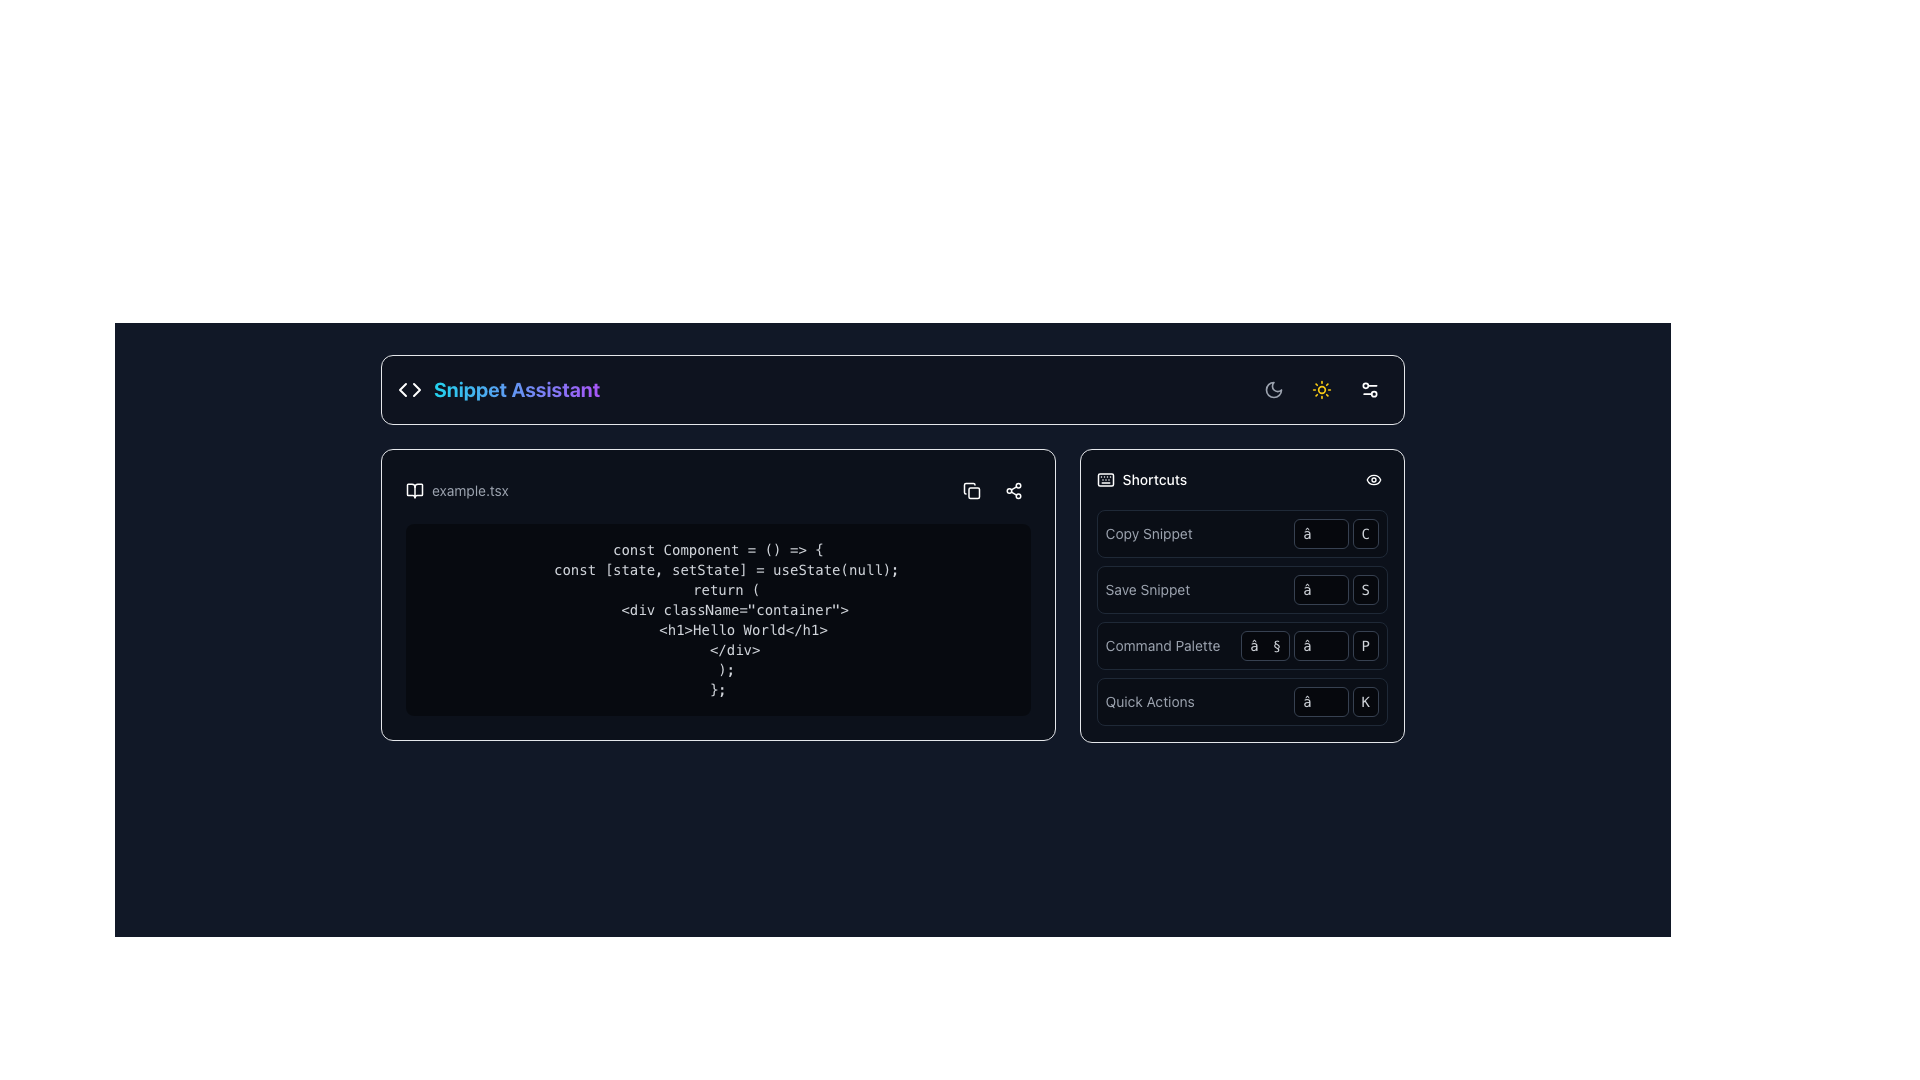 This screenshot has height=1080, width=1920. I want to click on the leftmost button in the '⌘K' shortcut indication group, which represents part of a keyboard shortcut, so click(1321, 701).